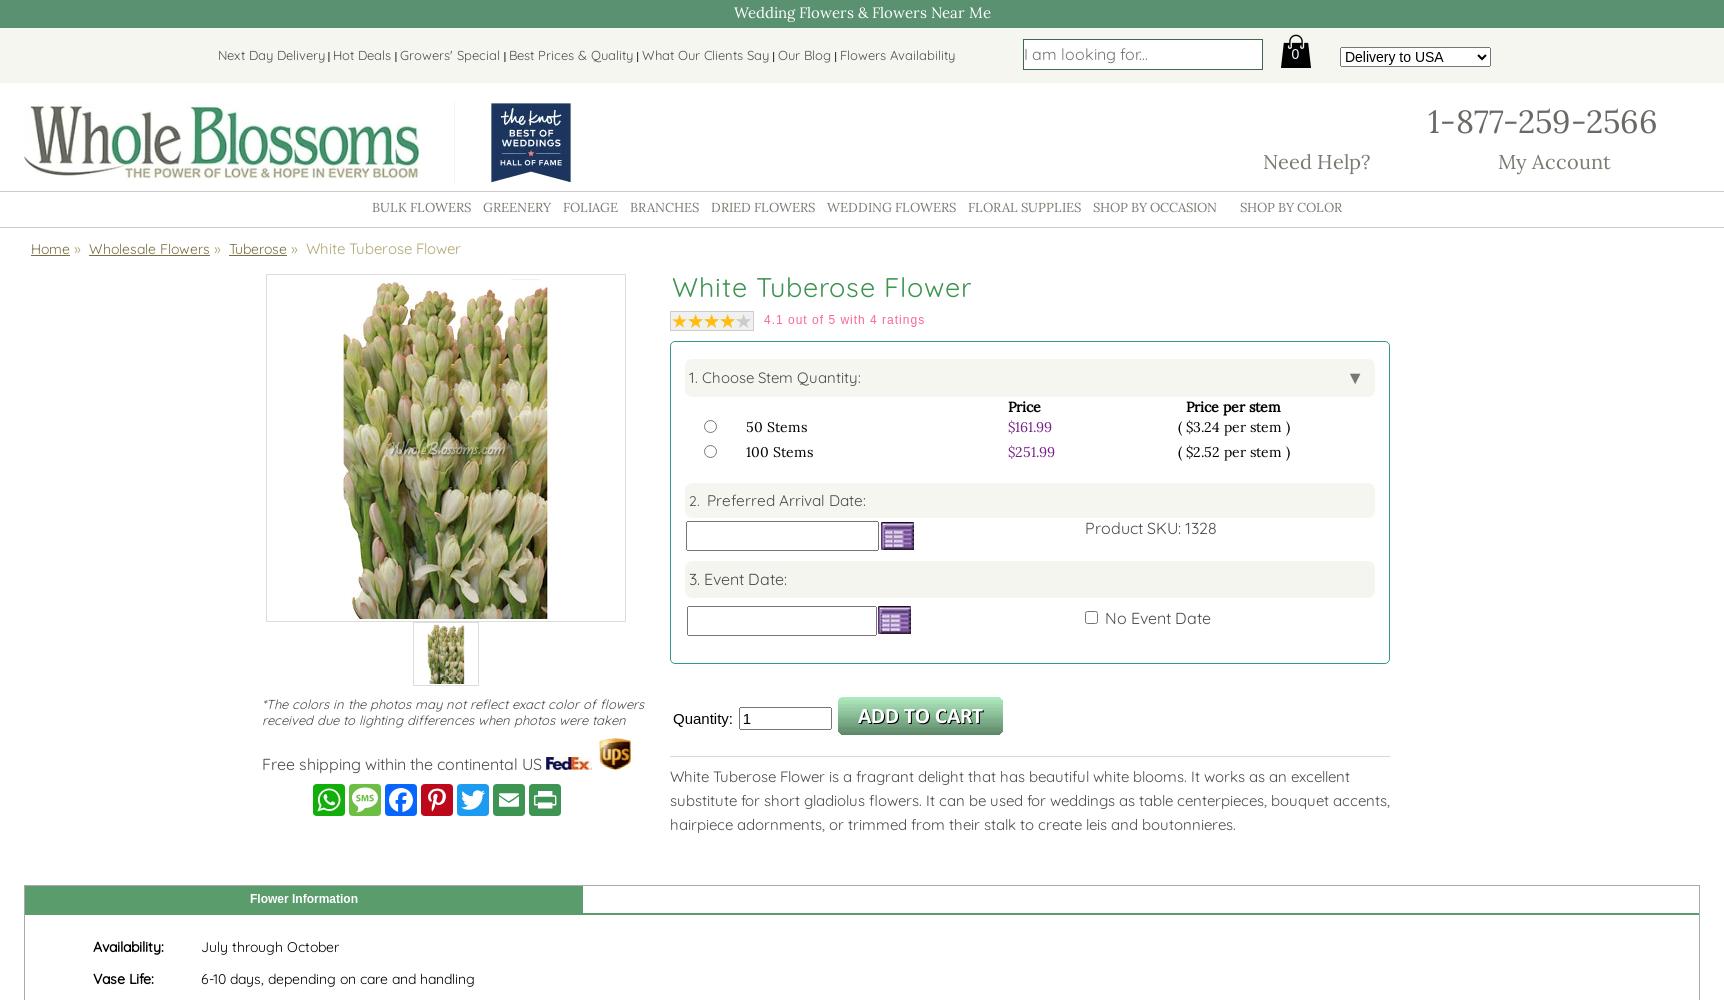  I want to click on '1. Choose Stem Quantity:', so click(774, 376).